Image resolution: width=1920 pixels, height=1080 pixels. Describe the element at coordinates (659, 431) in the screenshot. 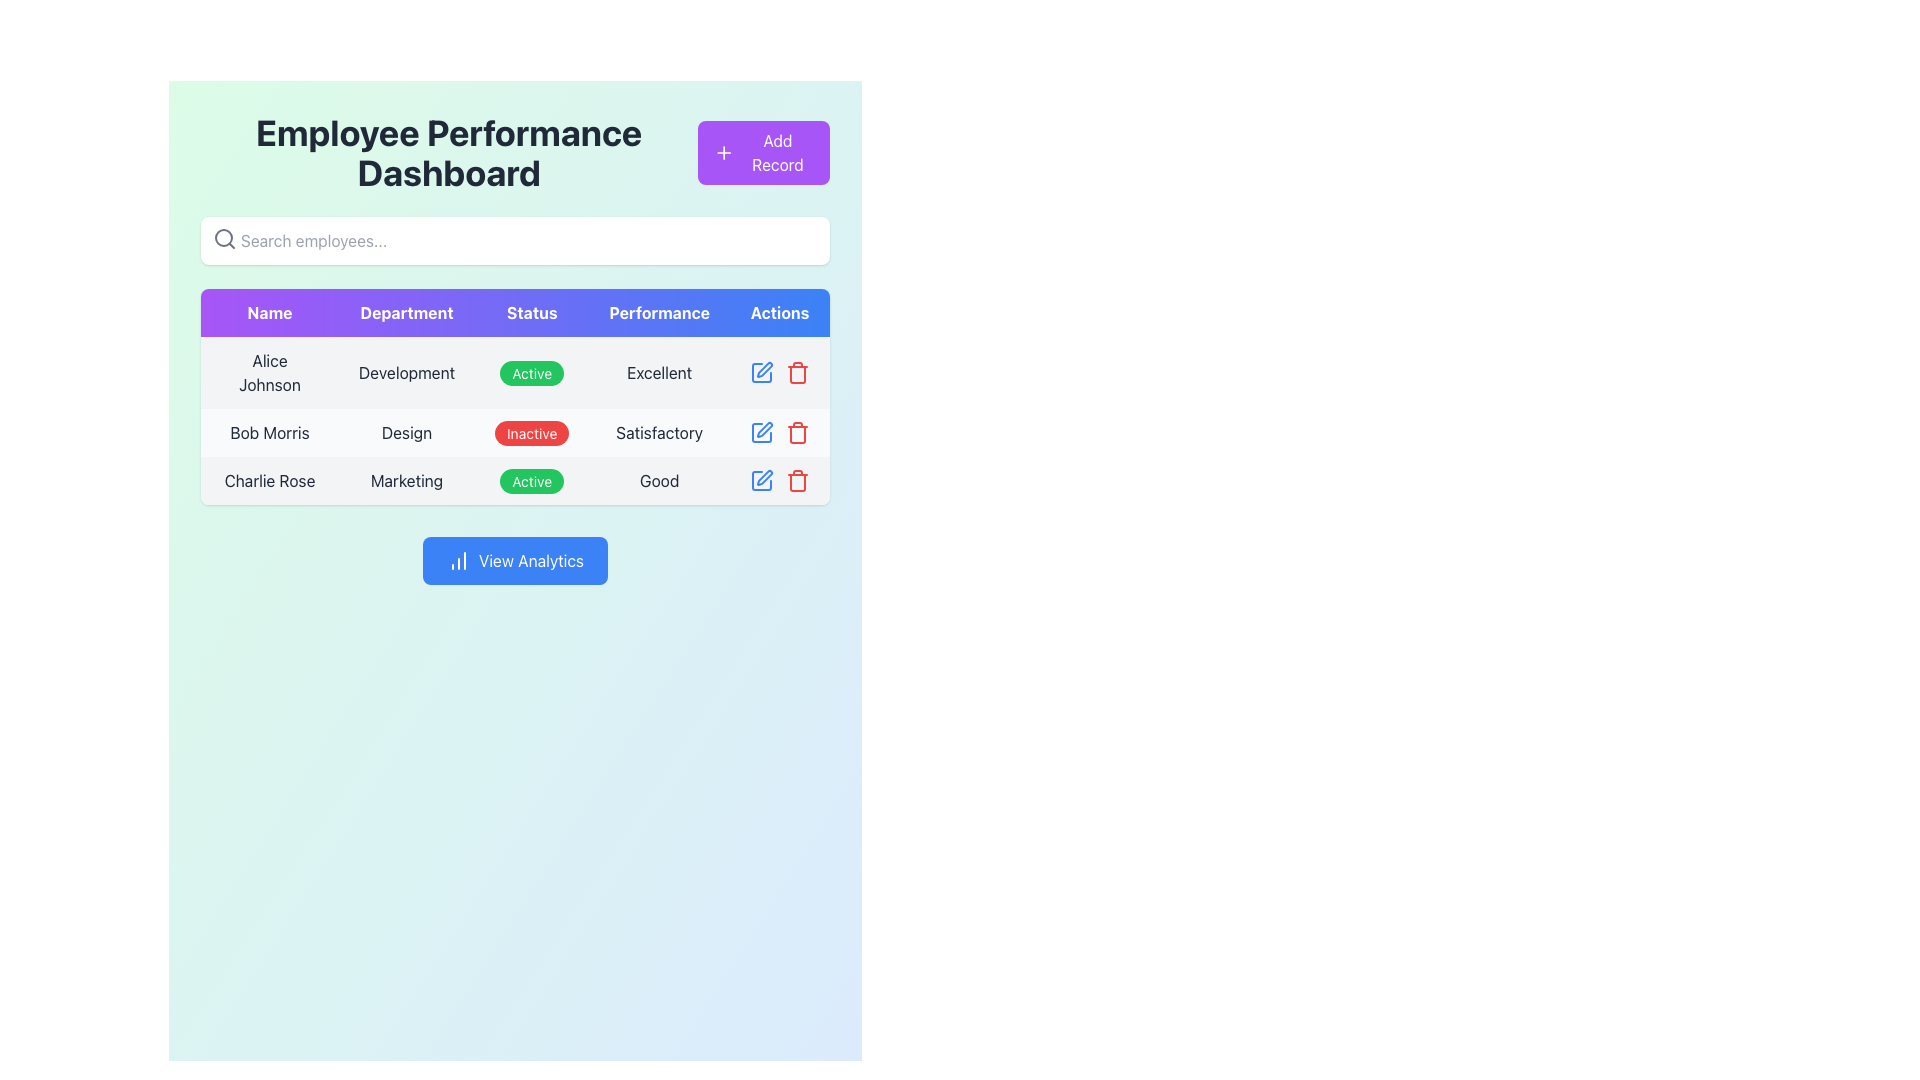

I see `the text element displaying 'Satisfactory' in the fourth column of the second row of the performance metrics table` at that location.